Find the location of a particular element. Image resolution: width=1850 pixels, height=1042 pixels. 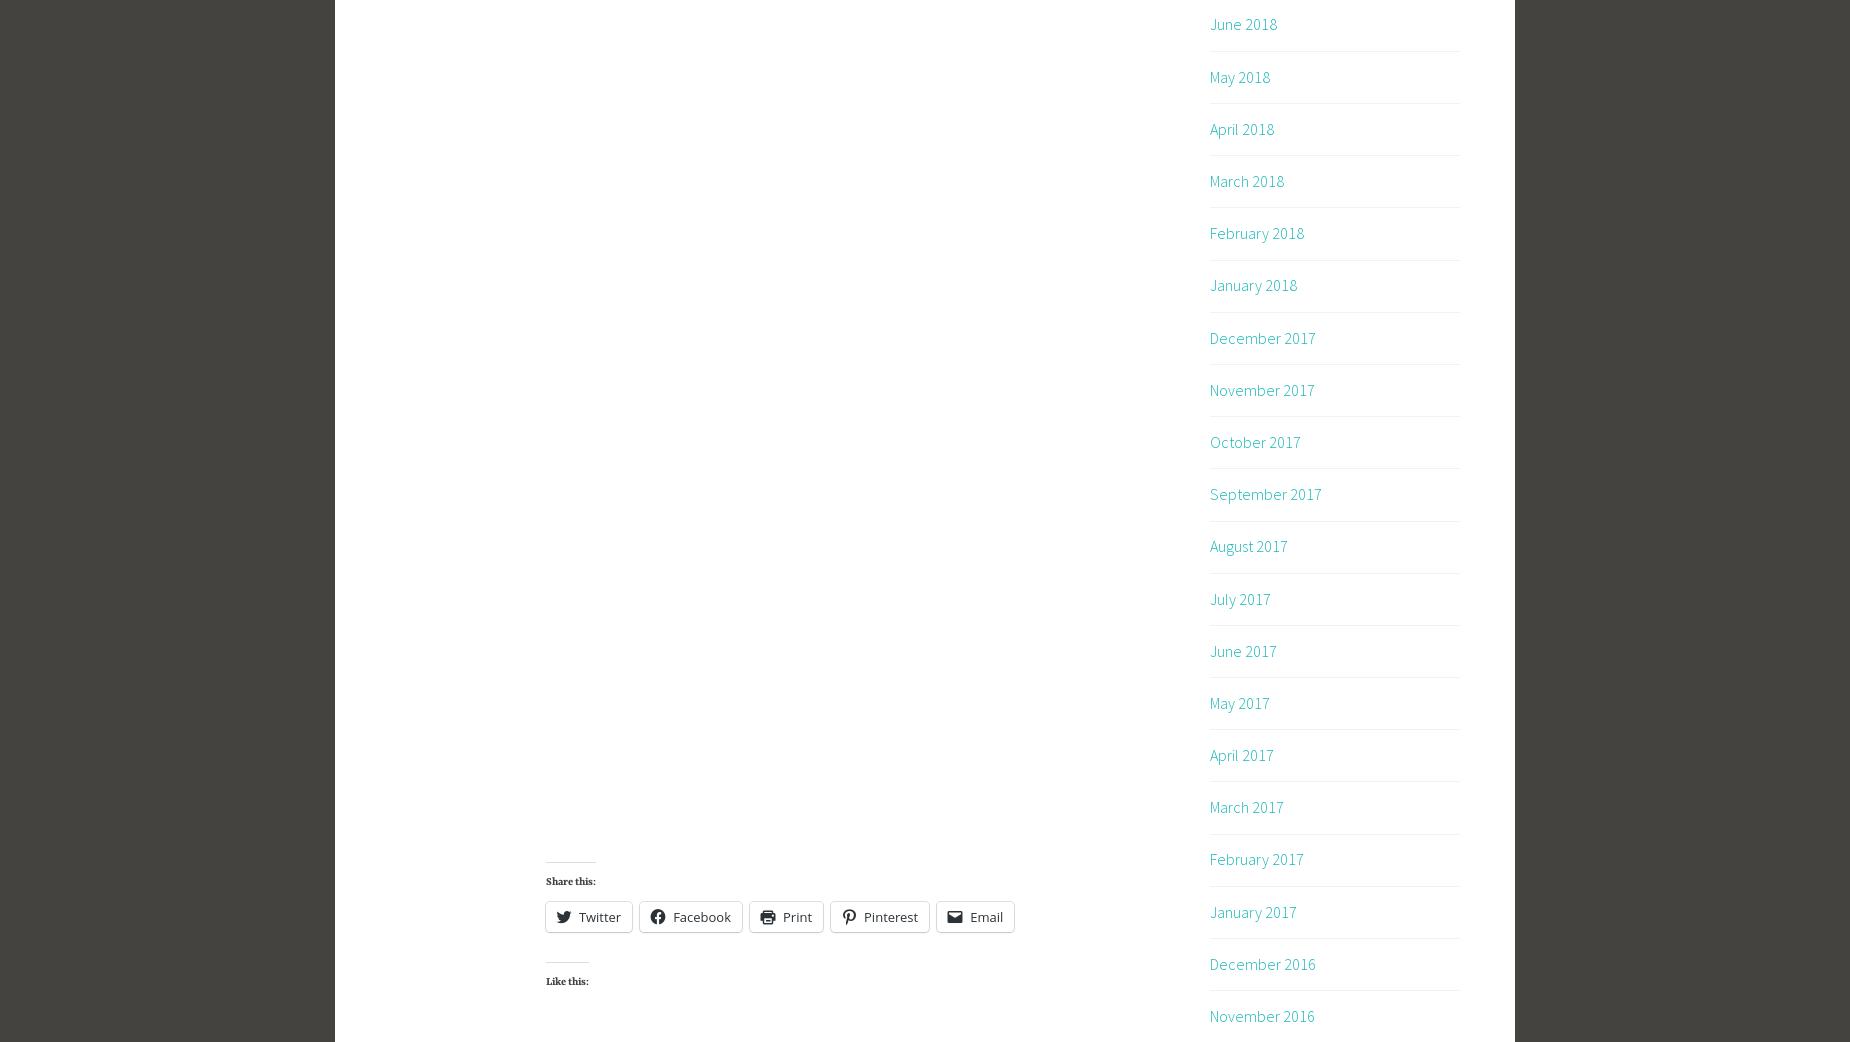

'May 2018' is located at coordinates (1239, 74).